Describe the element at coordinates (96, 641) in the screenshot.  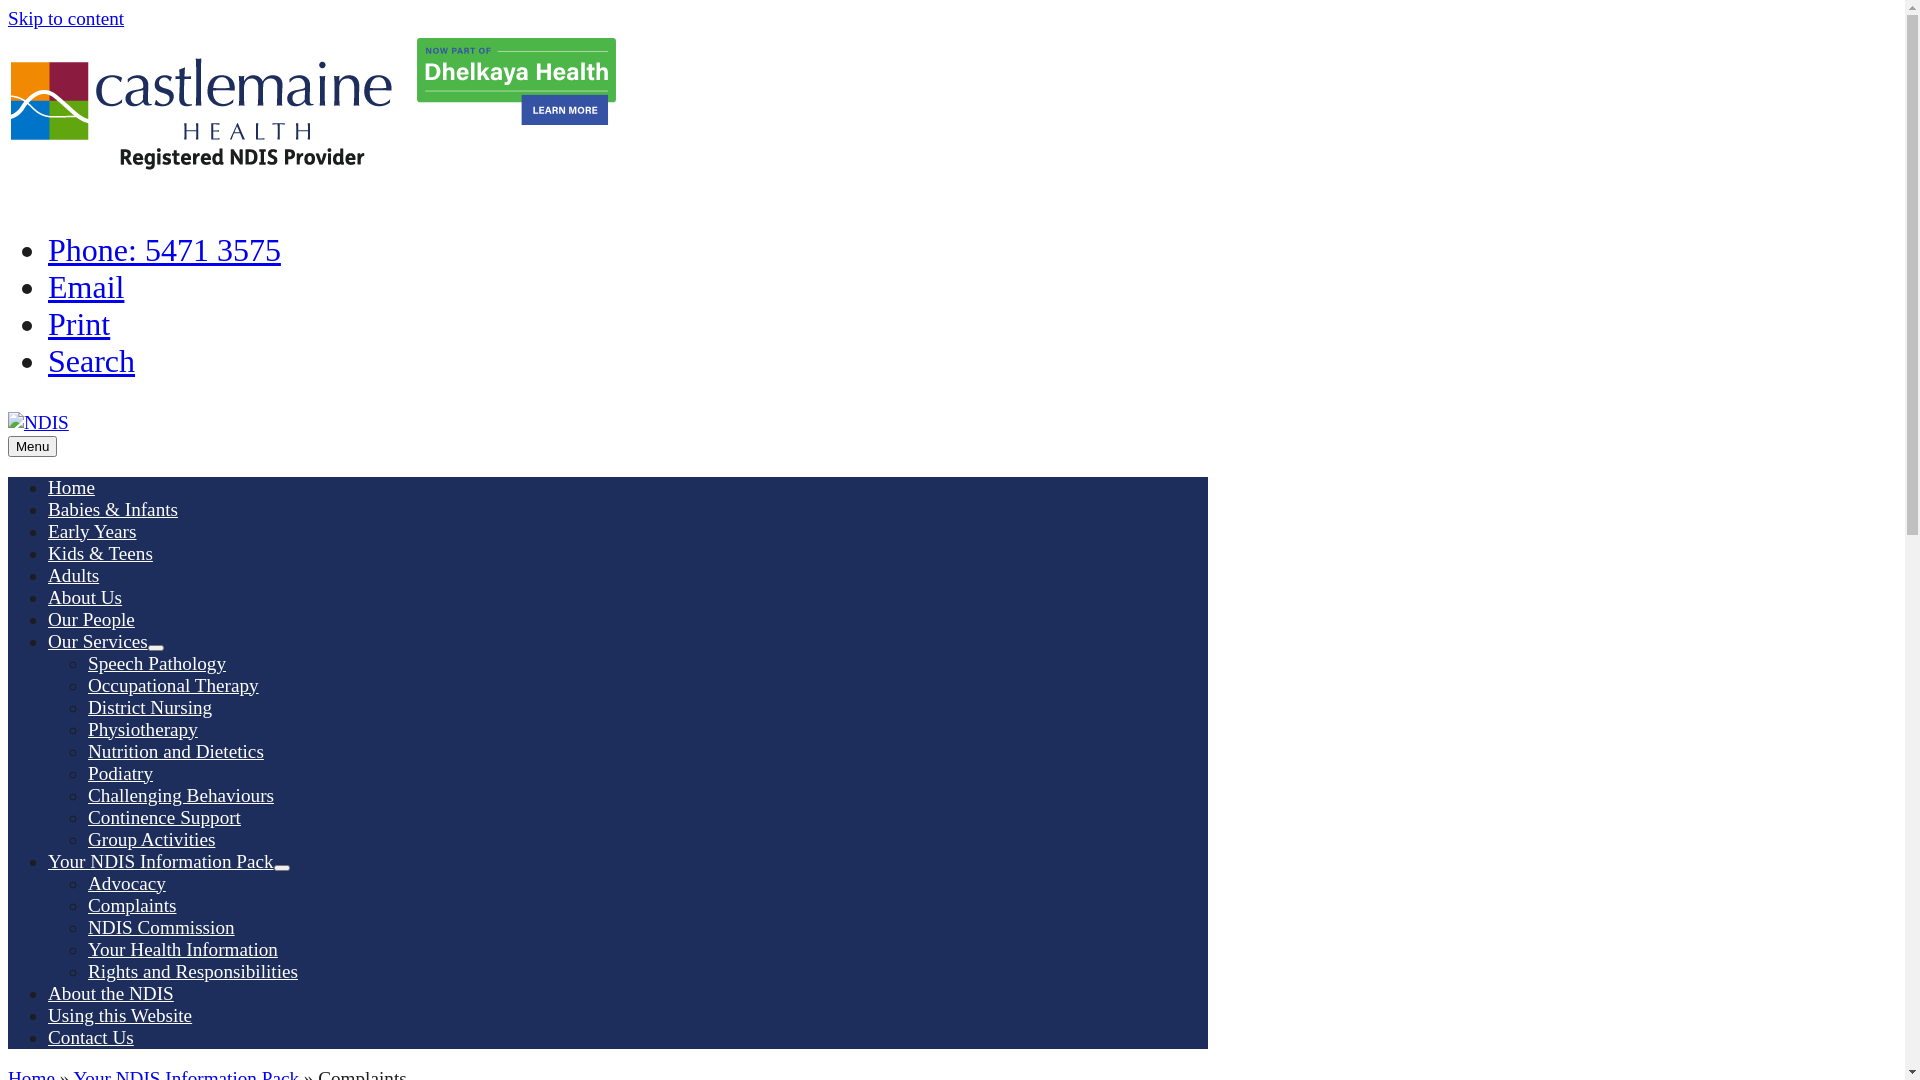
I see `'Our Services'` at that location.